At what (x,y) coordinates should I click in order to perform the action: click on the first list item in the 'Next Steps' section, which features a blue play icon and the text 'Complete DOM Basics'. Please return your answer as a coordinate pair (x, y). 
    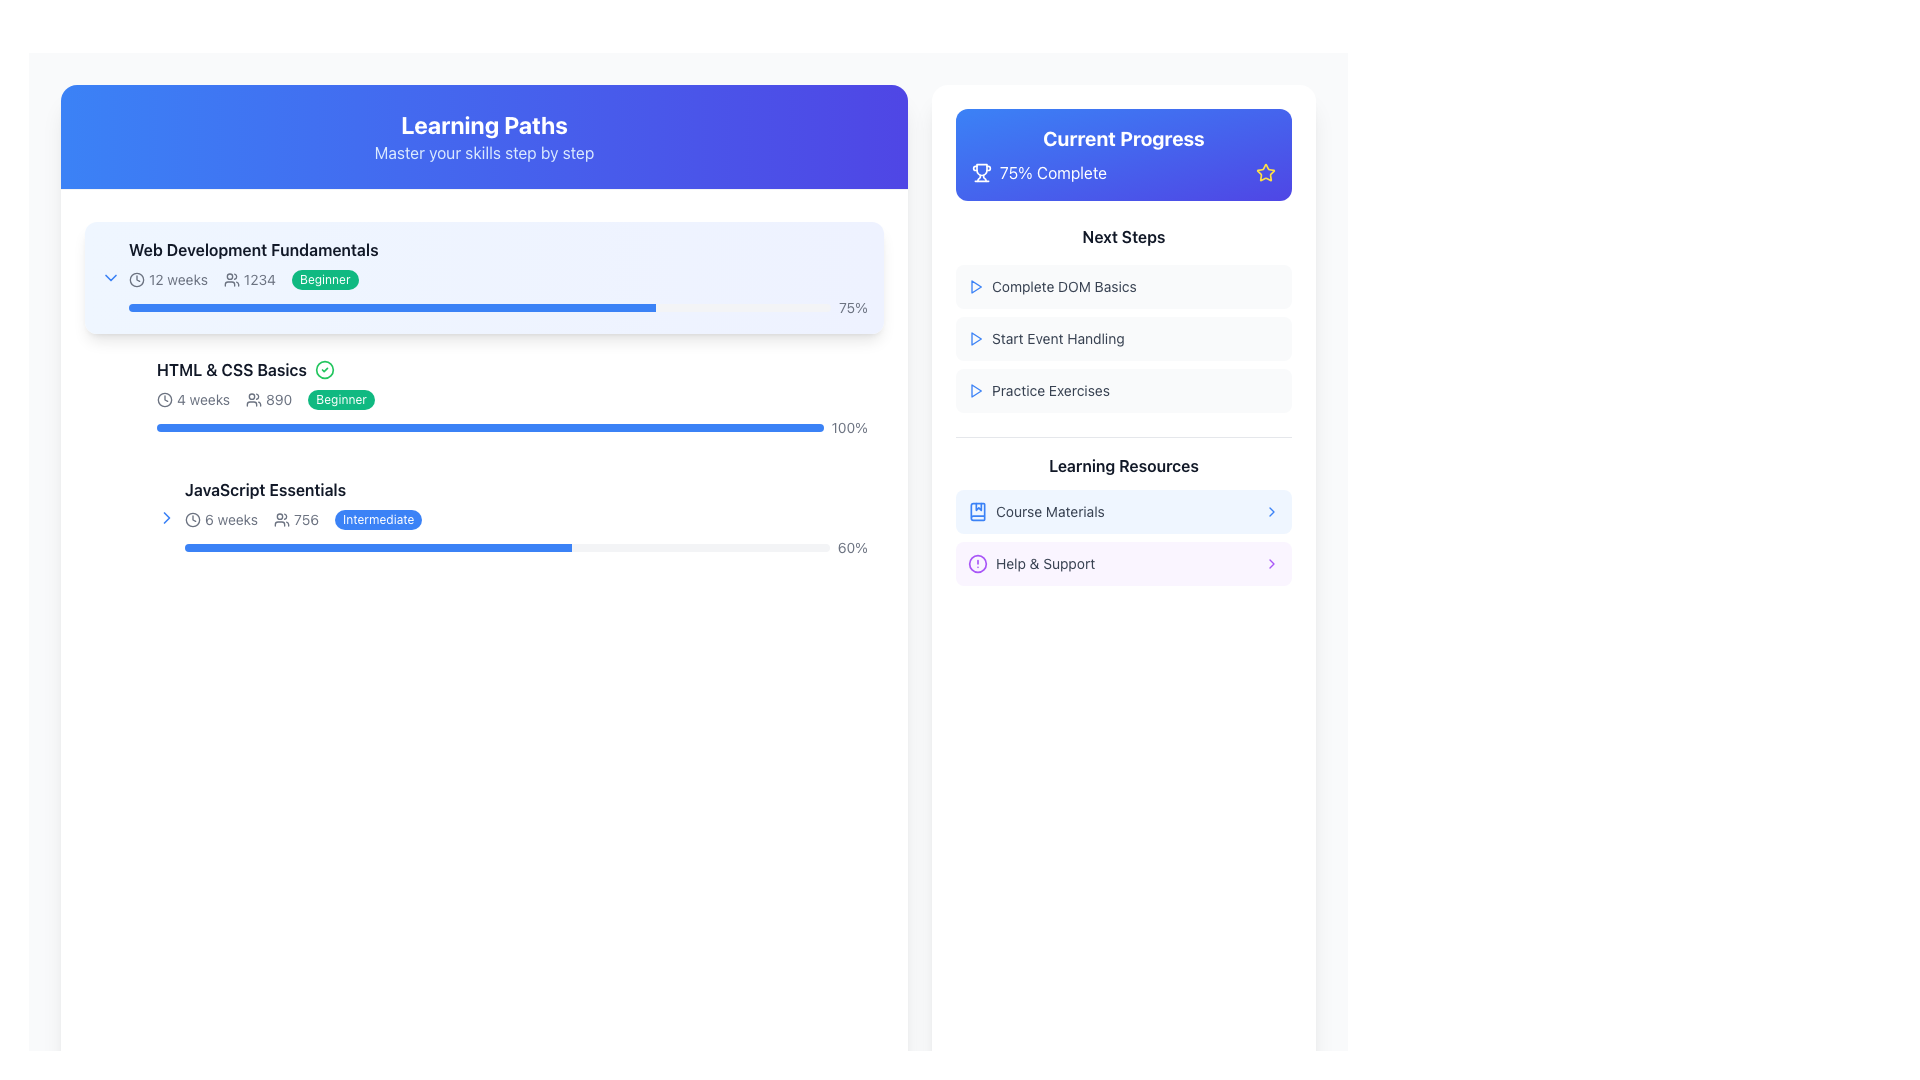
    Looking at the image, I should click on (1123, 286).